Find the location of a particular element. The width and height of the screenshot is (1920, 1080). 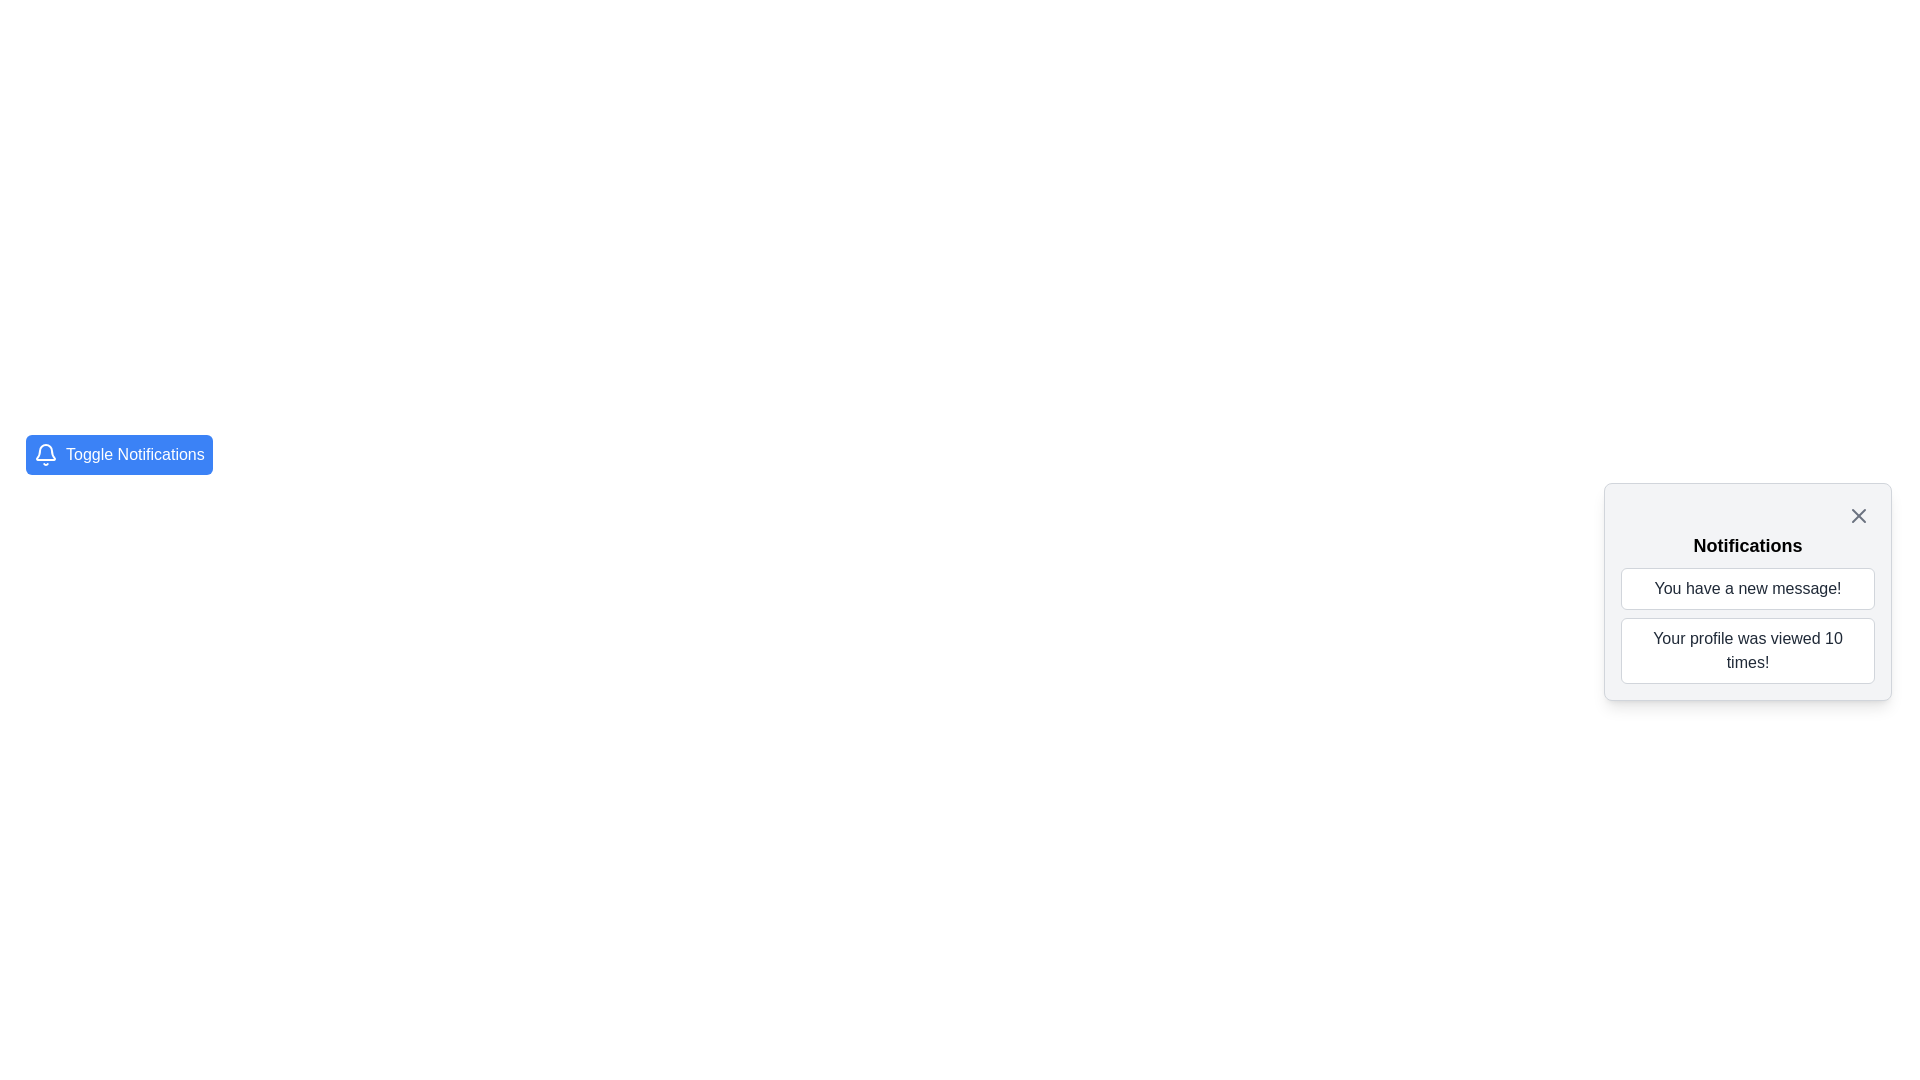

the 'Toggle Notifications' button that contains the bell icon on its left side is located at coordinates (46, 455).